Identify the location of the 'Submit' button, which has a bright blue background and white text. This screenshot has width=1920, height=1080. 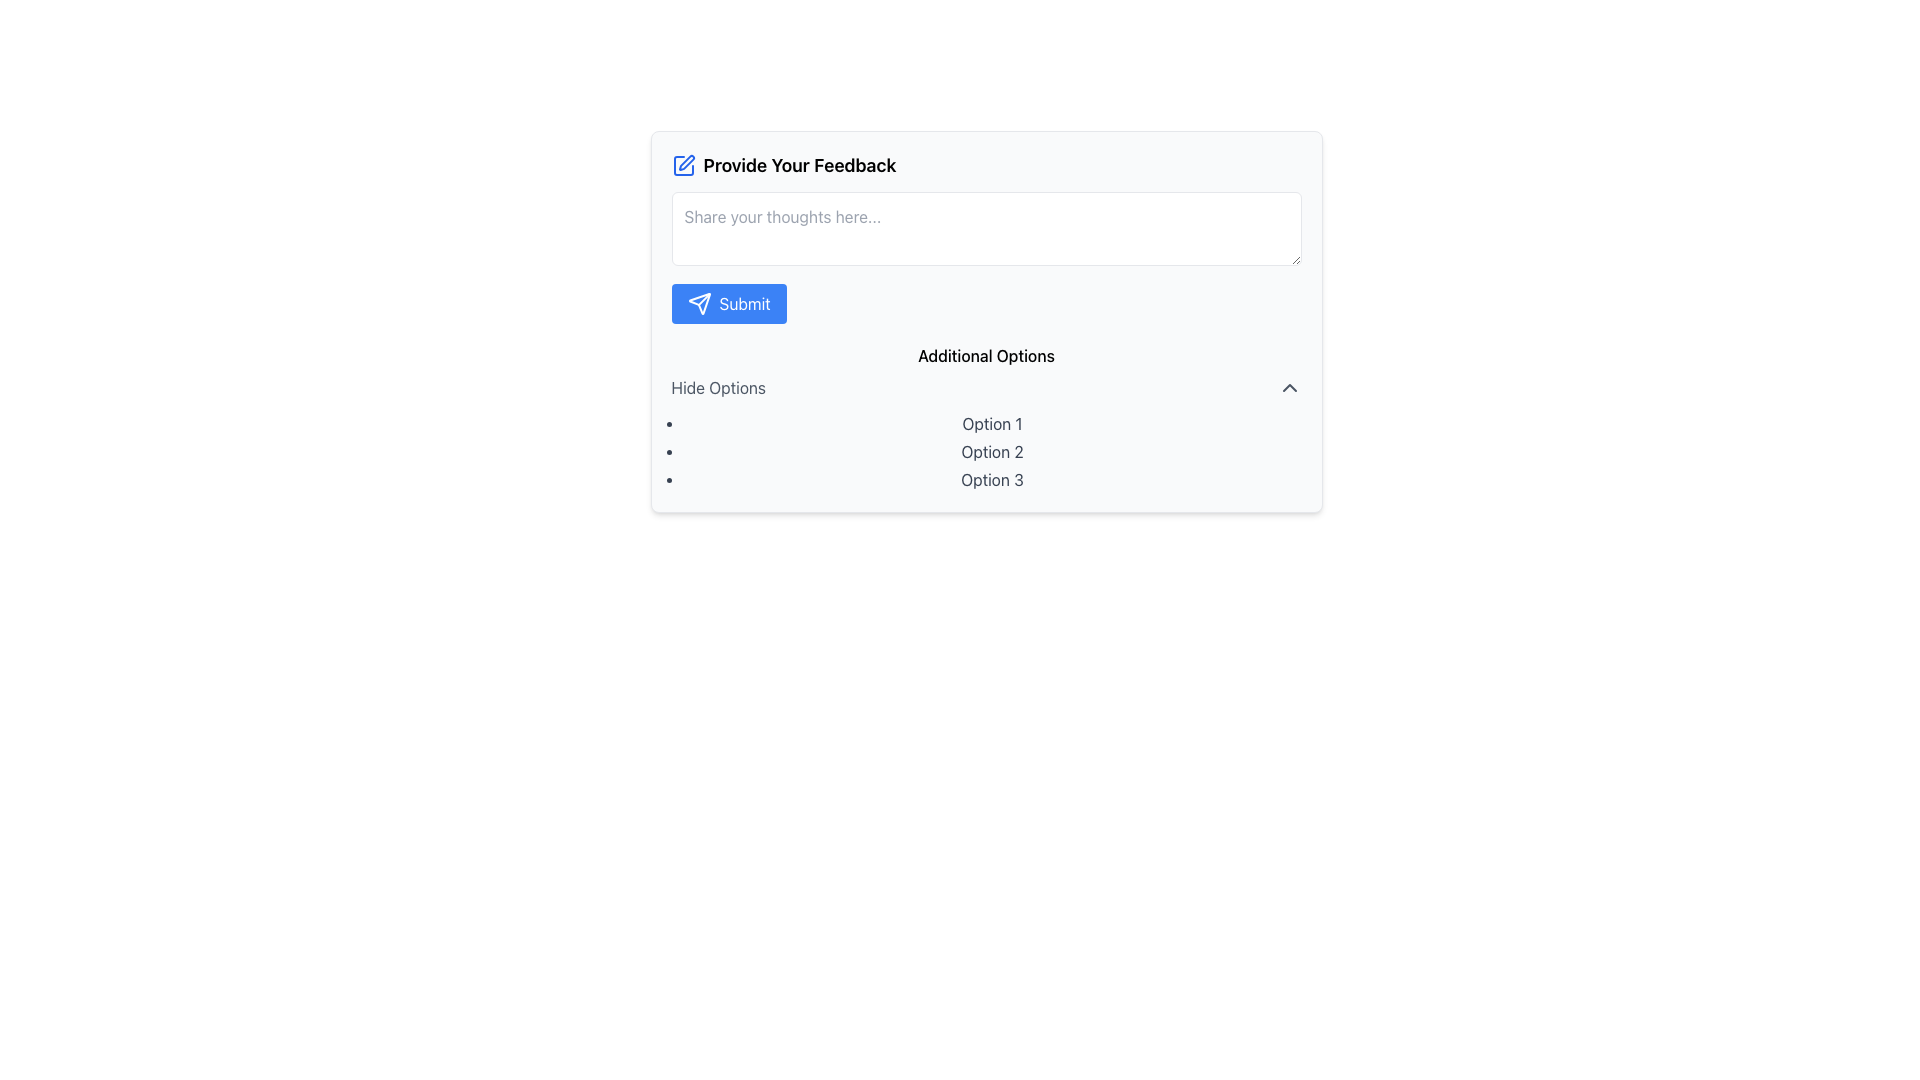
(728, 304).